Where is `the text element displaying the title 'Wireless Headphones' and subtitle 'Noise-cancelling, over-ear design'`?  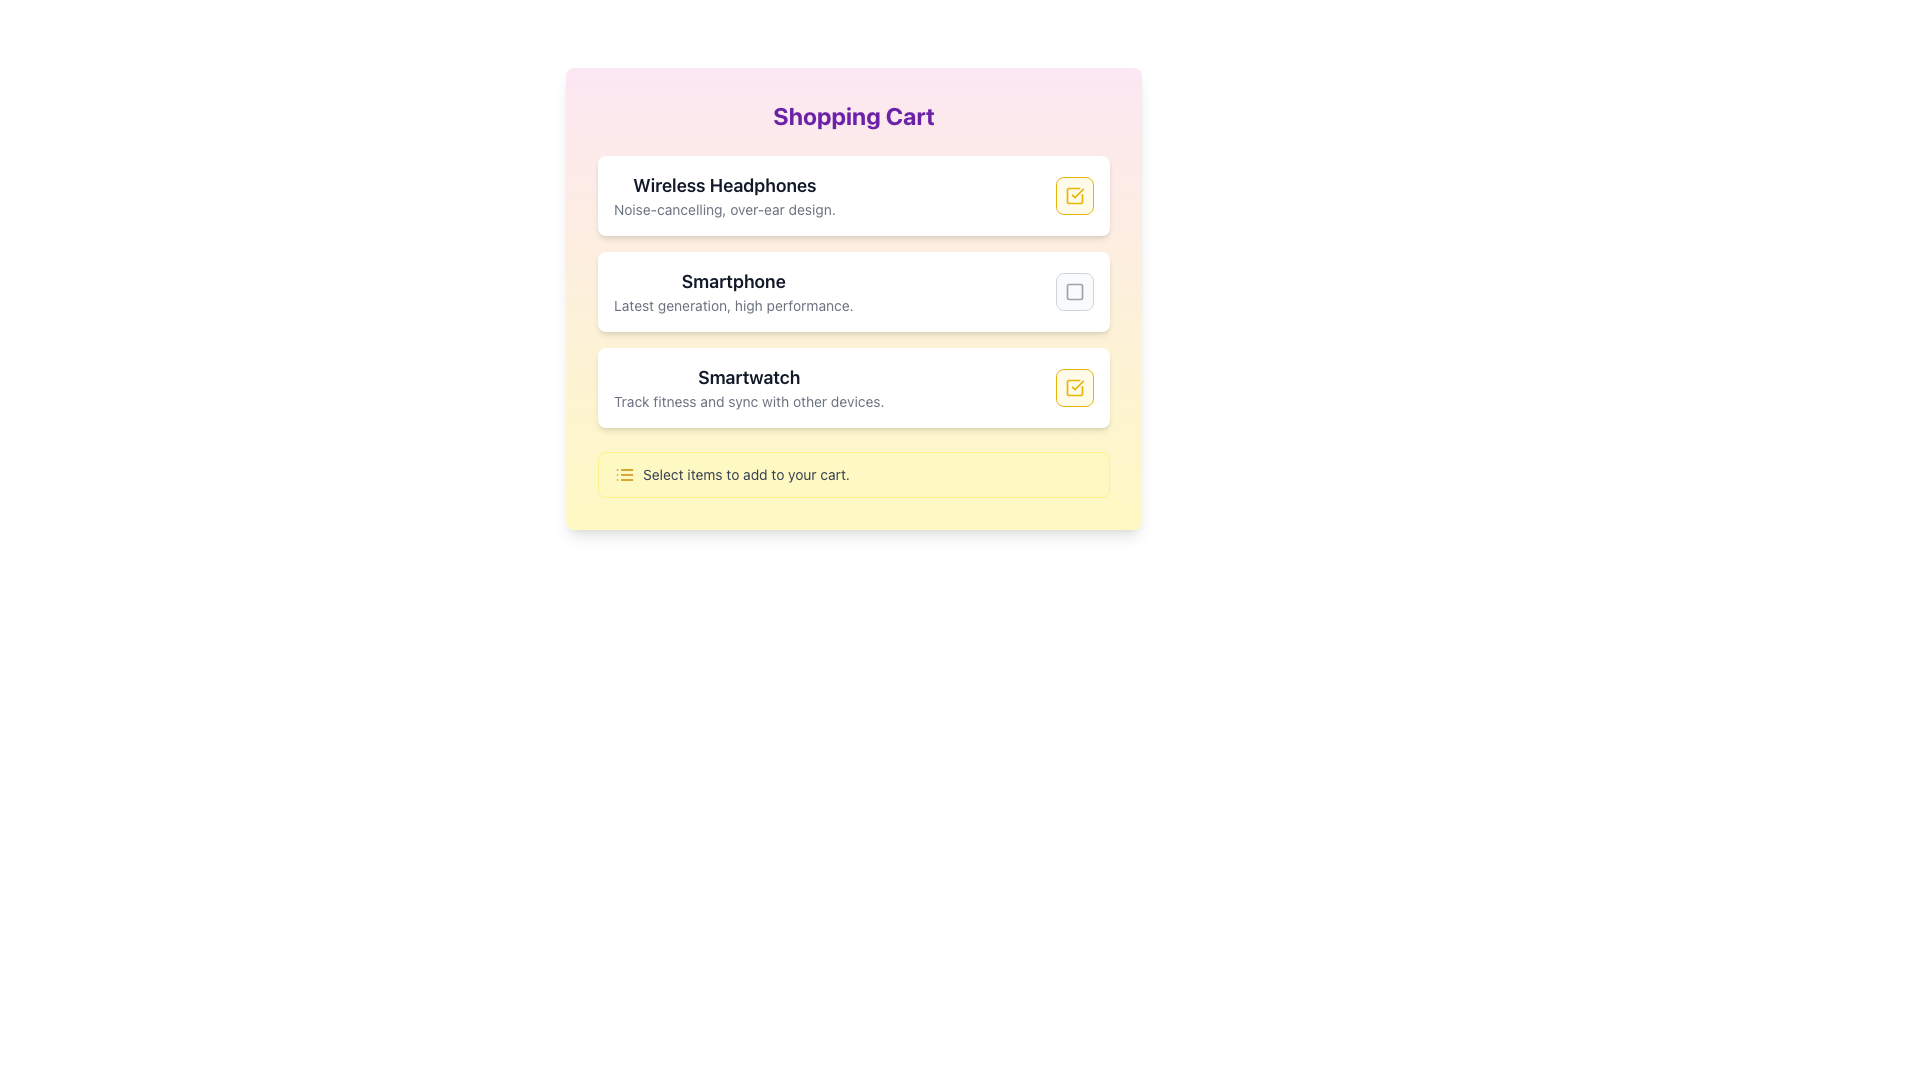 the text element displaying the title 'Wireless Headphones' and subtitle 'Noise-cancelling, over-ear design' is located at coordinates (723, 196).